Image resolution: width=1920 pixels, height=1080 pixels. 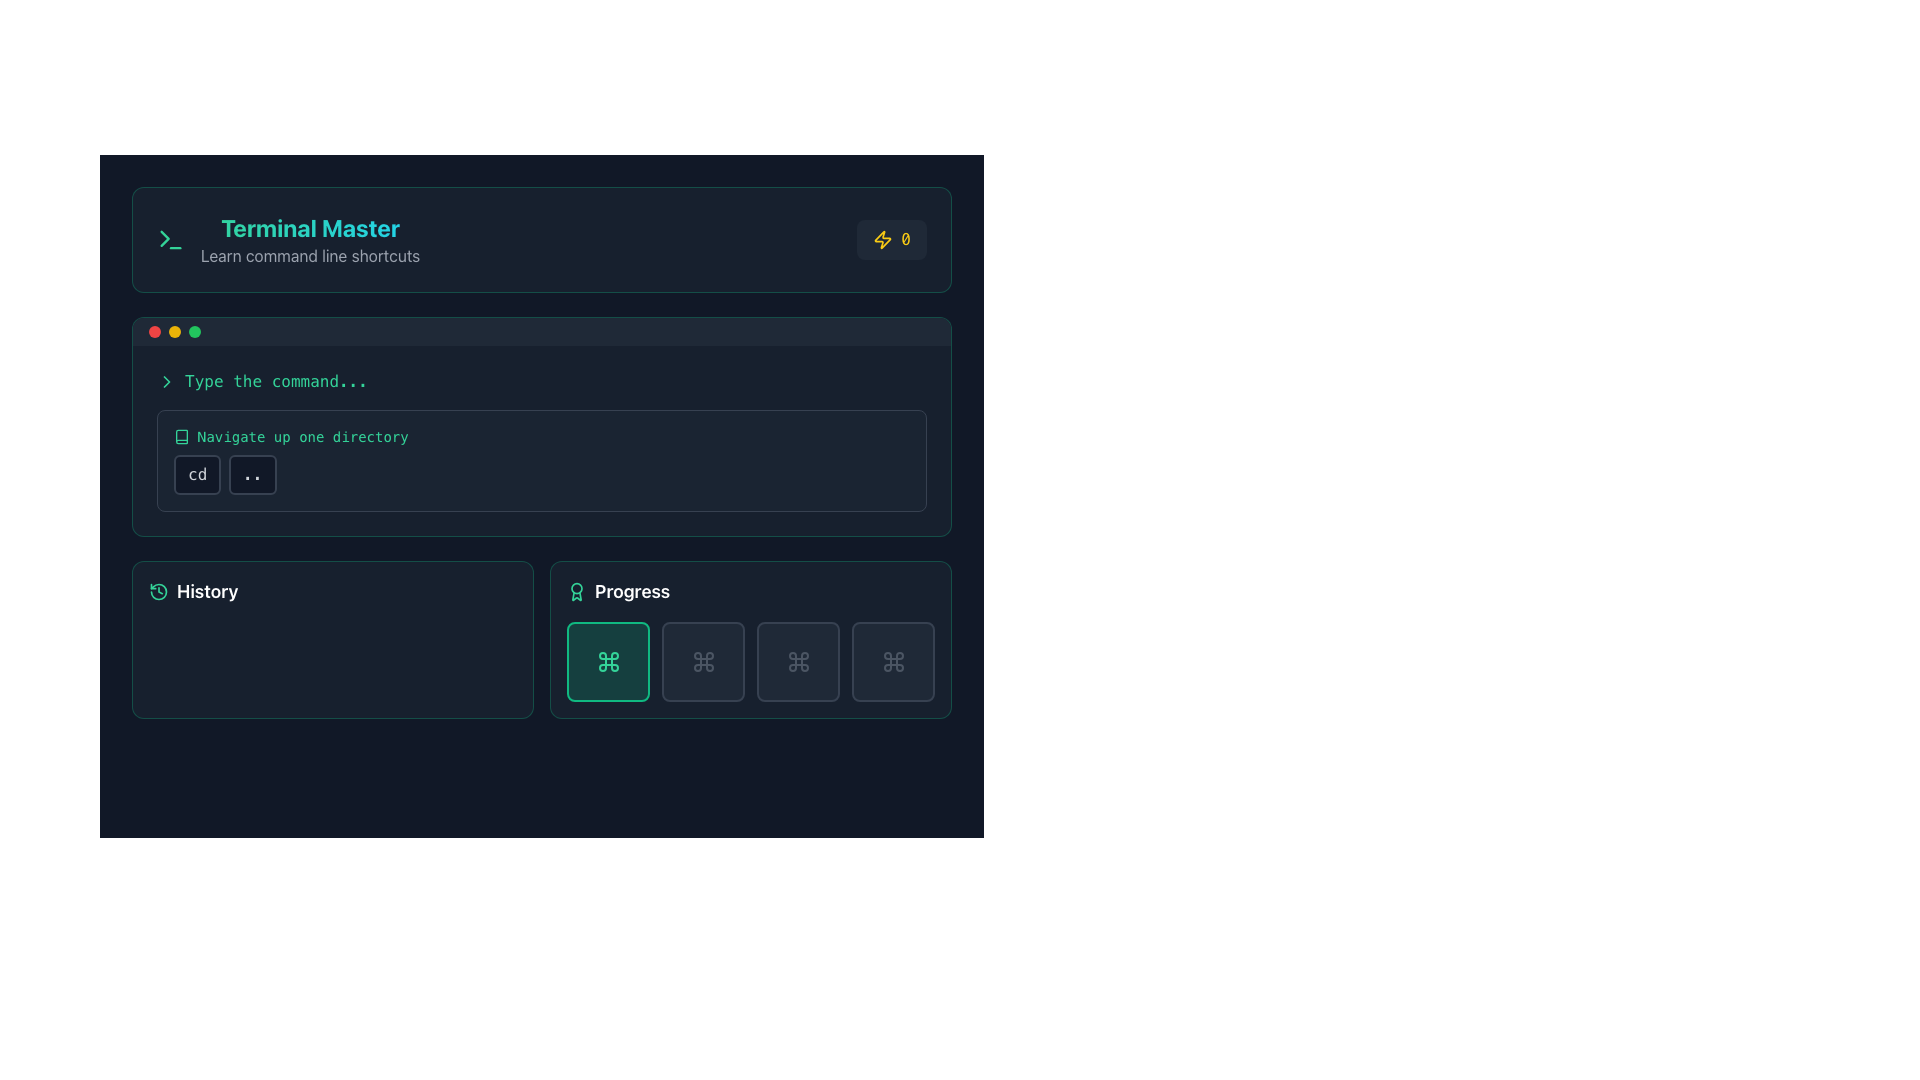 What do you see at coordinates (157, 590) in the screenshot?
I see `the 'History' icon located to the left of the 'History' text` at bounding box center [157, 590].